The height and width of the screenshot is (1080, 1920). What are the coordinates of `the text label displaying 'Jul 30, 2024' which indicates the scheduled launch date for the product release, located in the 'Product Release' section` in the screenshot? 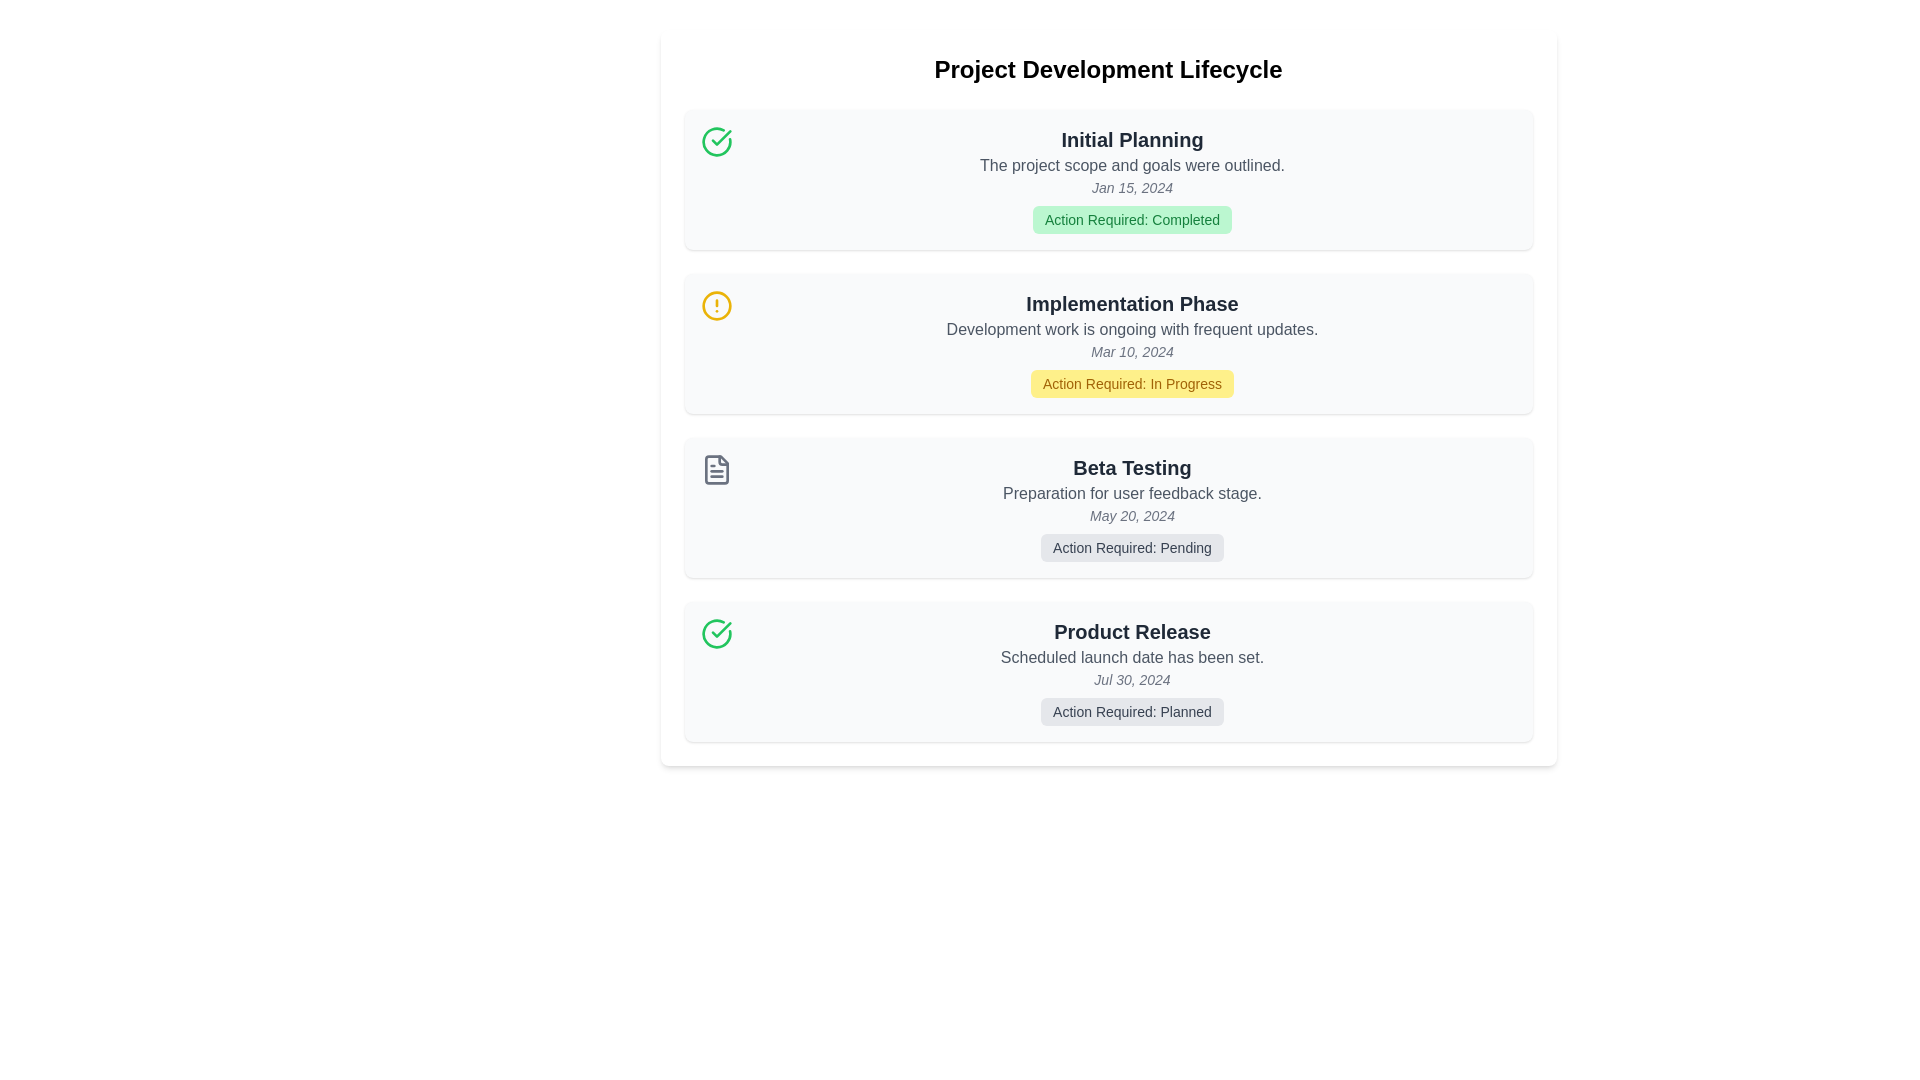 It's located at (1132, 678).